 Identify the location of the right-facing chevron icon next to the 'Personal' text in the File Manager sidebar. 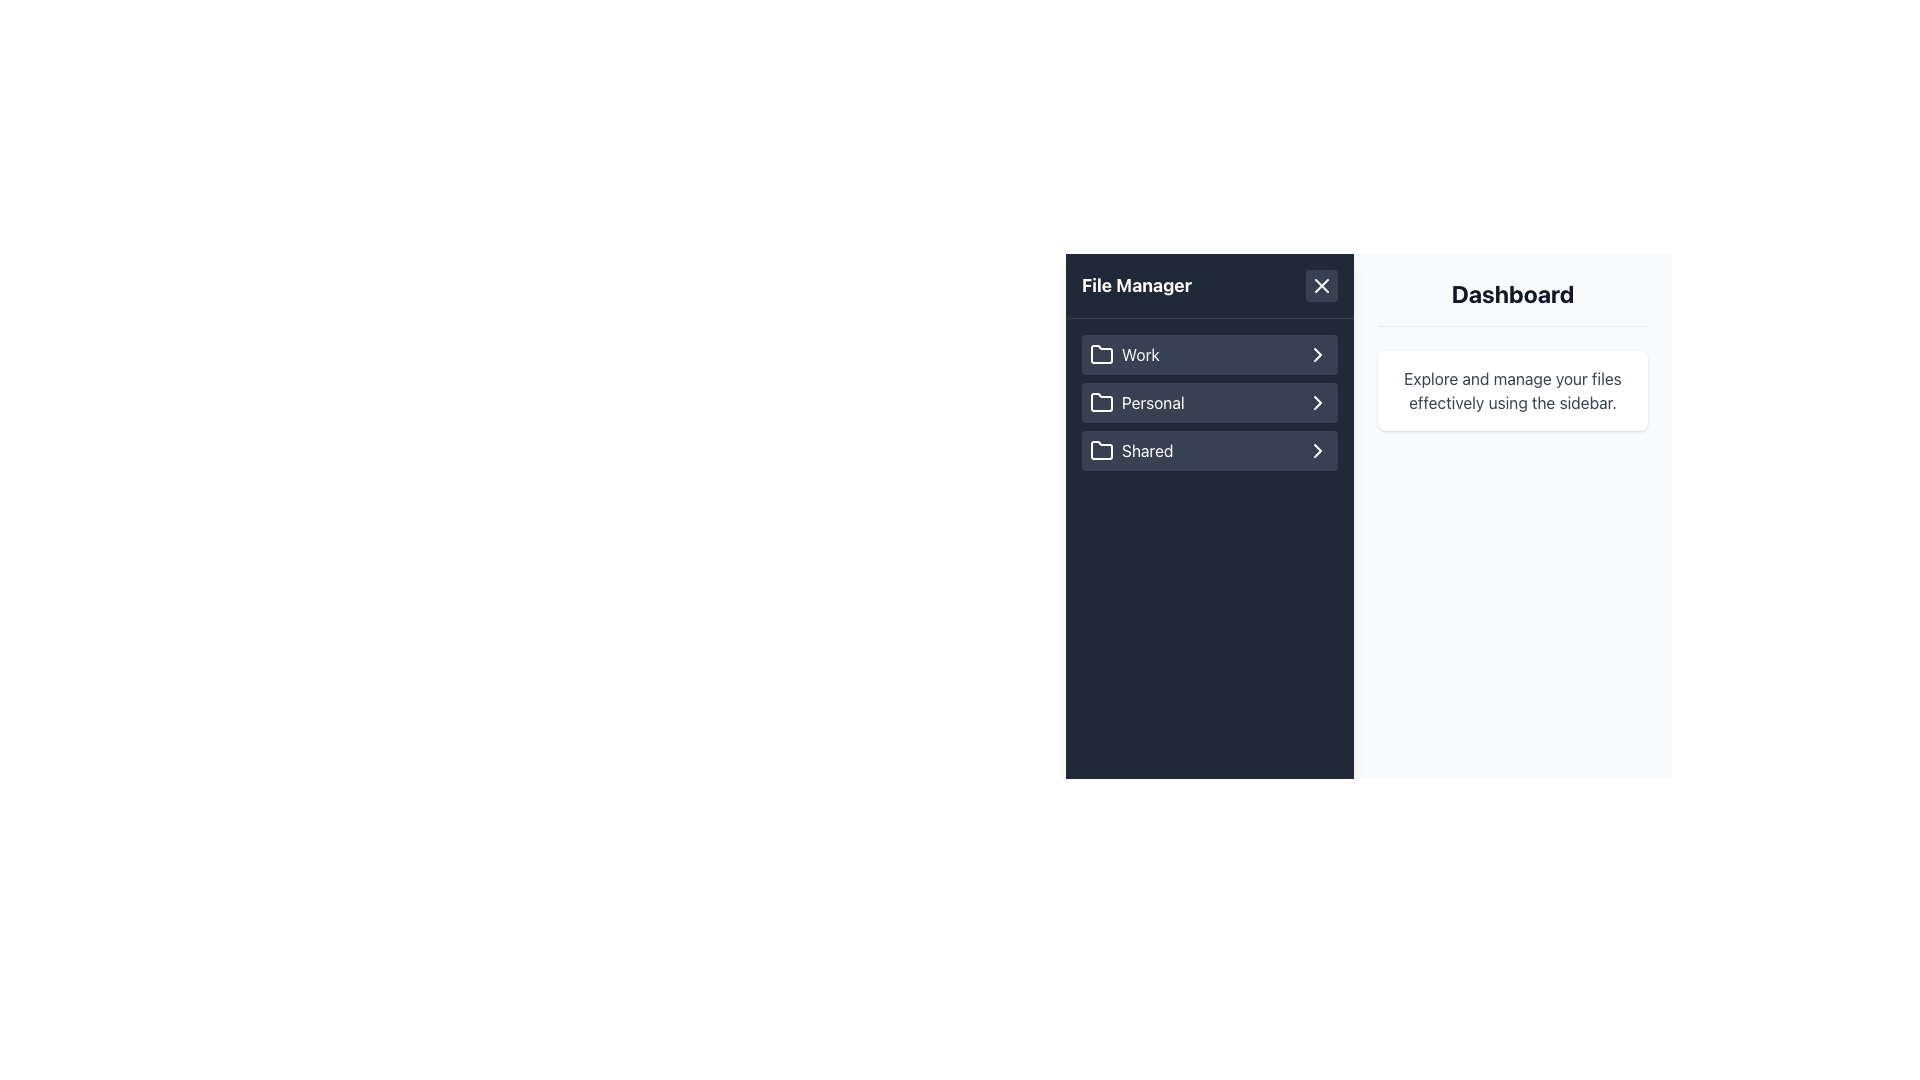
(1318, 402).